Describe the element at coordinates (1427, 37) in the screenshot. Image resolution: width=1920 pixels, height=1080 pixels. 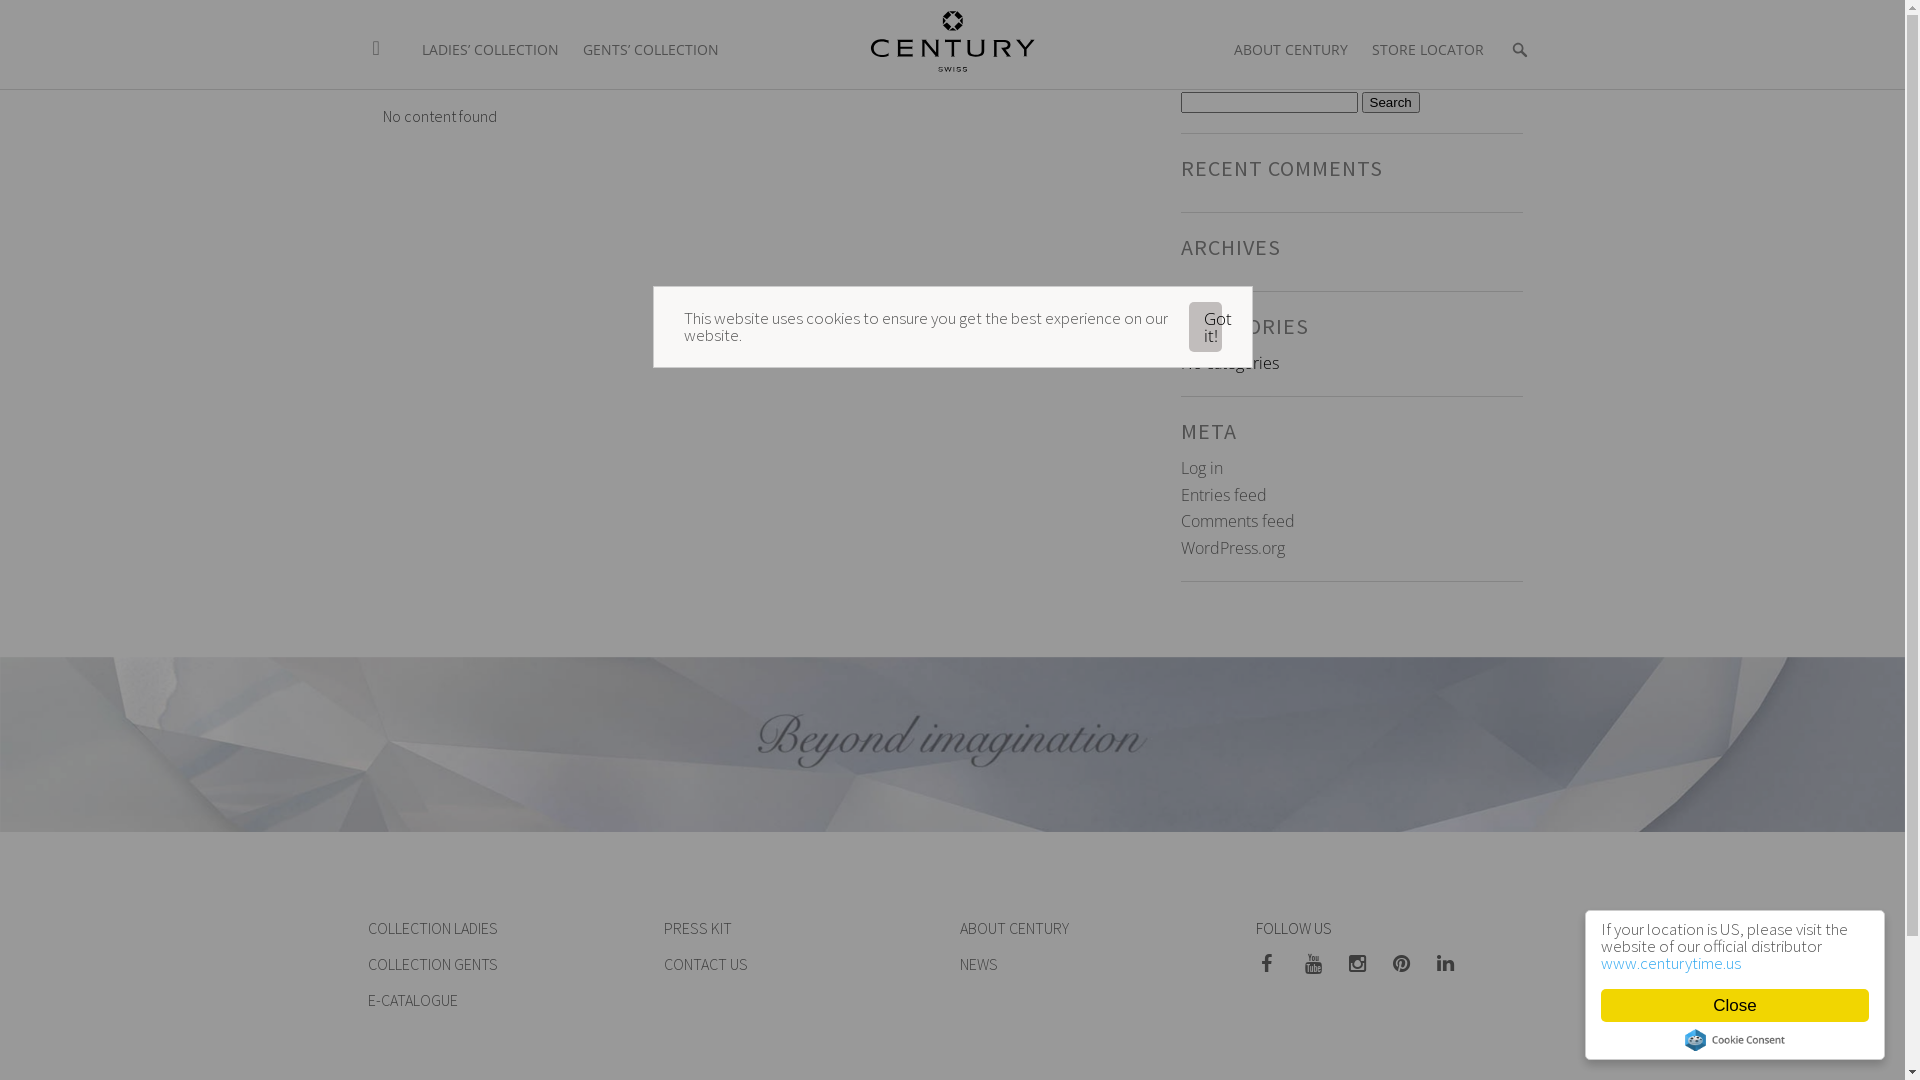
I see `'STORE LOCATOR'` at that location.